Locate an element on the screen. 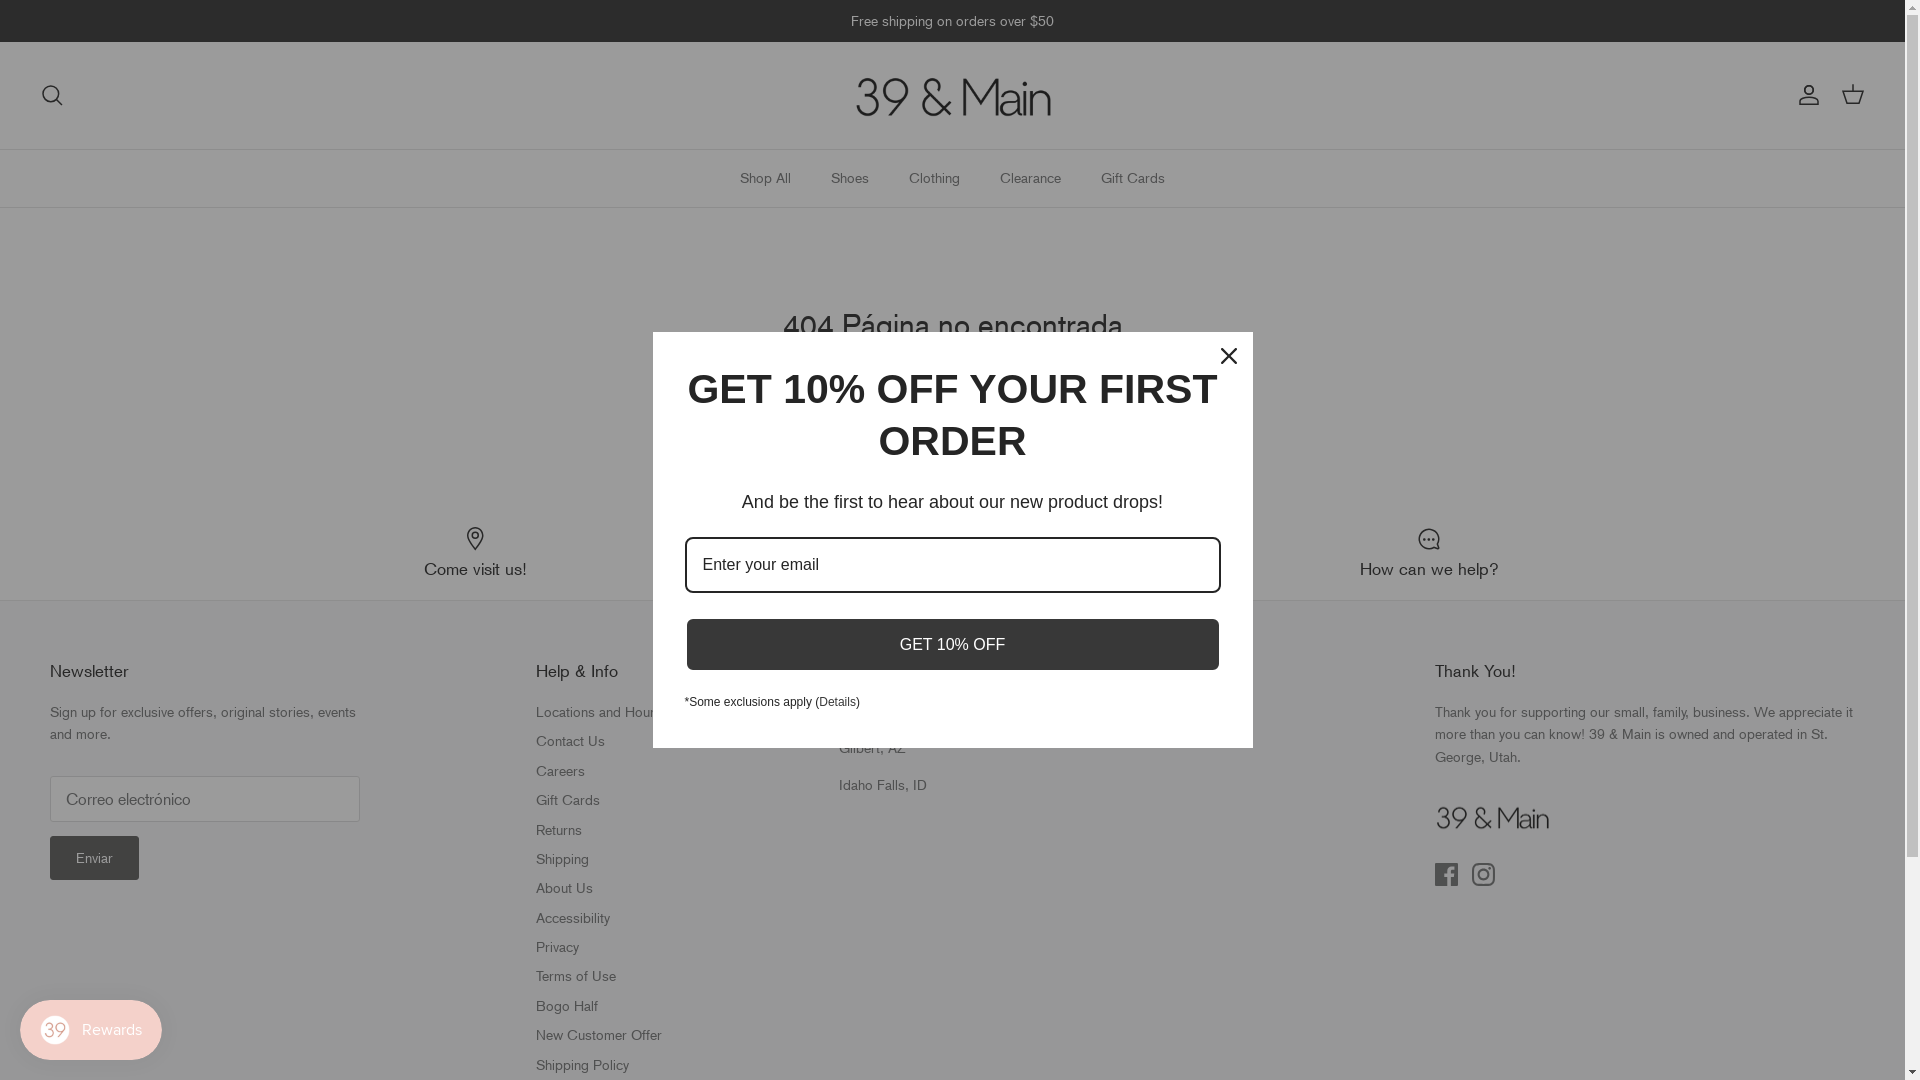 The height and width of the screenshot is (1080, 1920). 'Earn rewards | Club 39' is located at coordinates (951, 552).